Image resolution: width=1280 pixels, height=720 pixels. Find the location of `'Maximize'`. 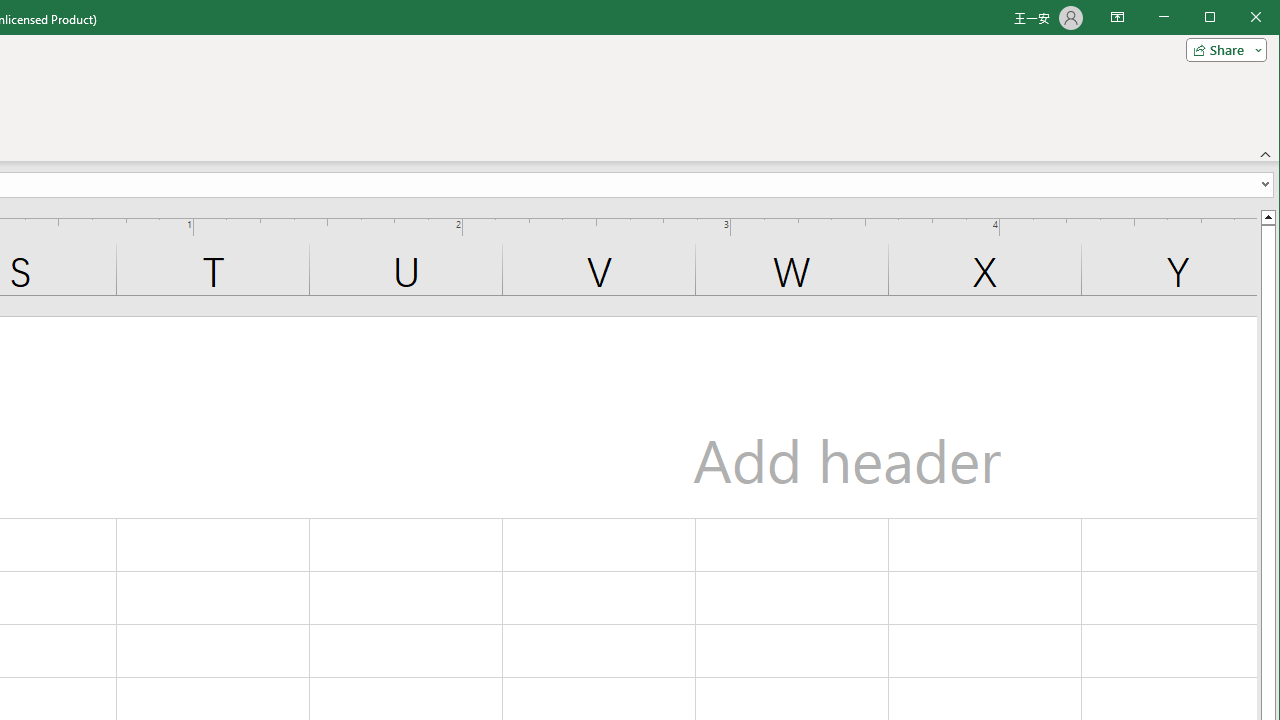

'Maximize' is located at coordinates (1238, 19).